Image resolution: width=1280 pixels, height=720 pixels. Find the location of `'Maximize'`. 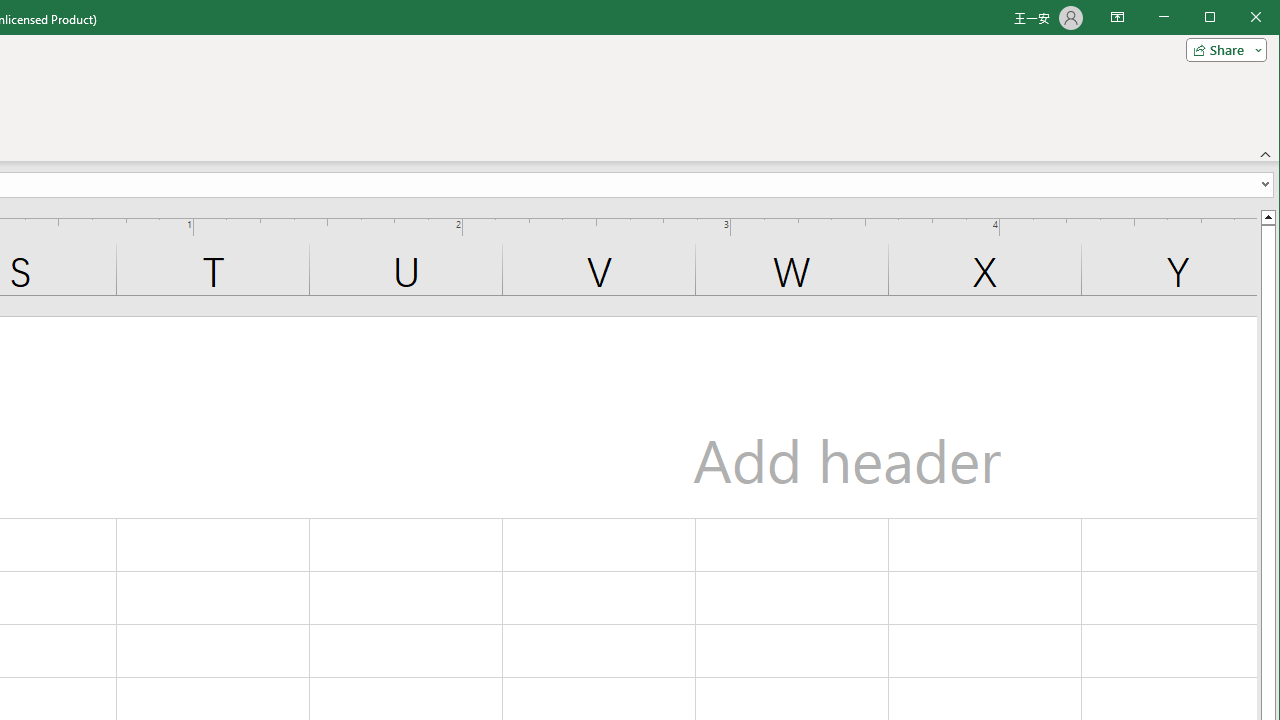

'Maximize' is located at coordinates (1238, 19).